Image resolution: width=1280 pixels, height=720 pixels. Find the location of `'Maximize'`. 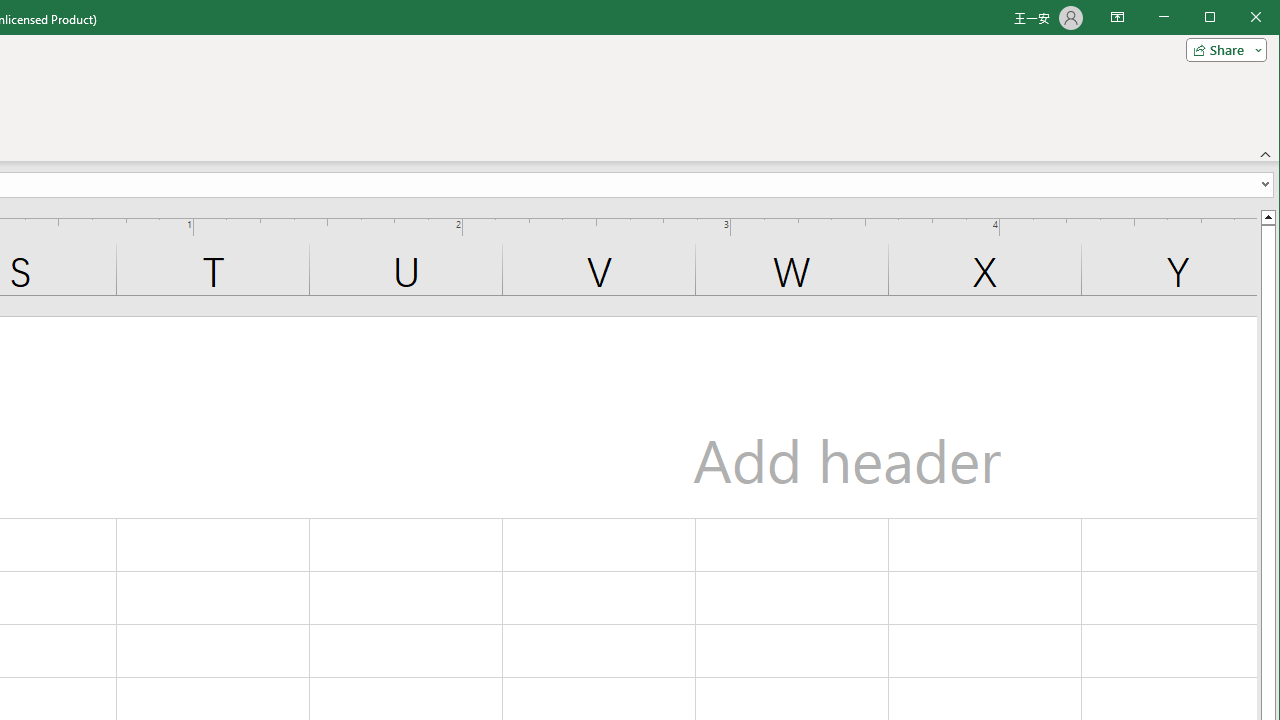

'Maximize' is located at coordinates (1238, 19).